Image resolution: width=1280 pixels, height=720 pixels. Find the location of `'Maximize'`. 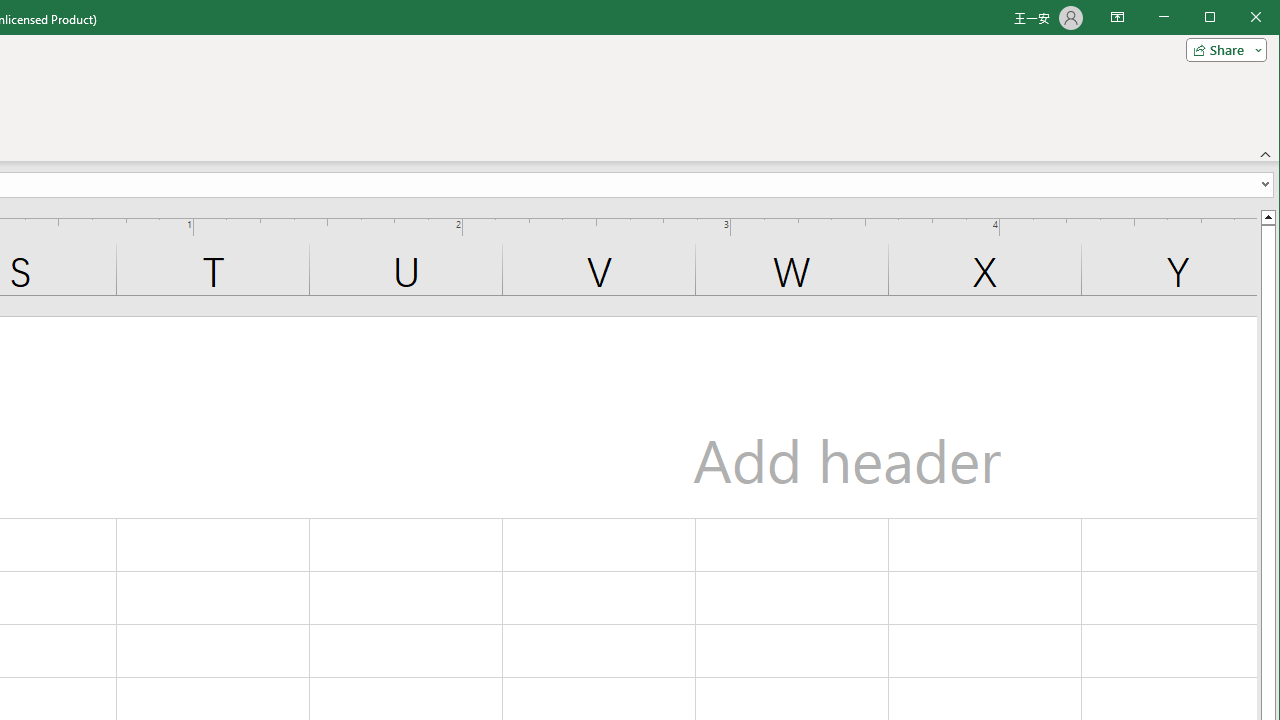

'Maximize' is located at coordinates (1238, 19).